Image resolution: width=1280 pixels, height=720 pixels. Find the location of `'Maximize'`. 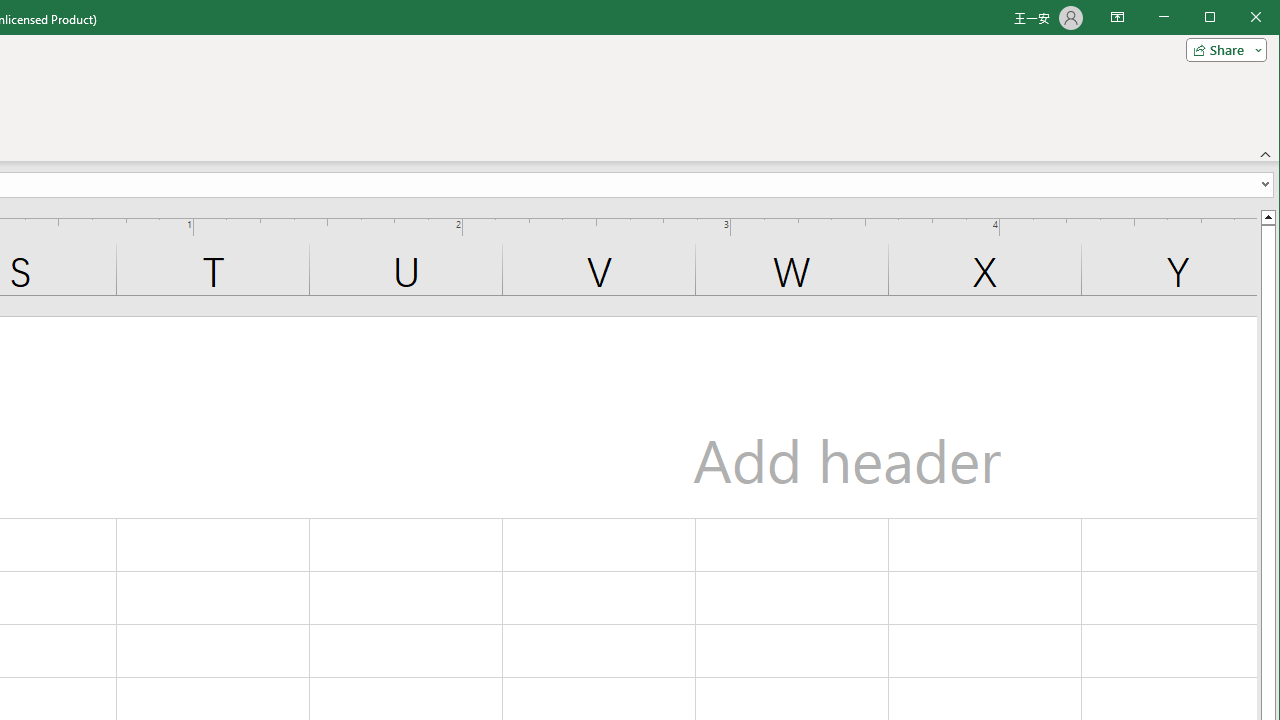

'Maximize' is located at coordinates (1238, 19).